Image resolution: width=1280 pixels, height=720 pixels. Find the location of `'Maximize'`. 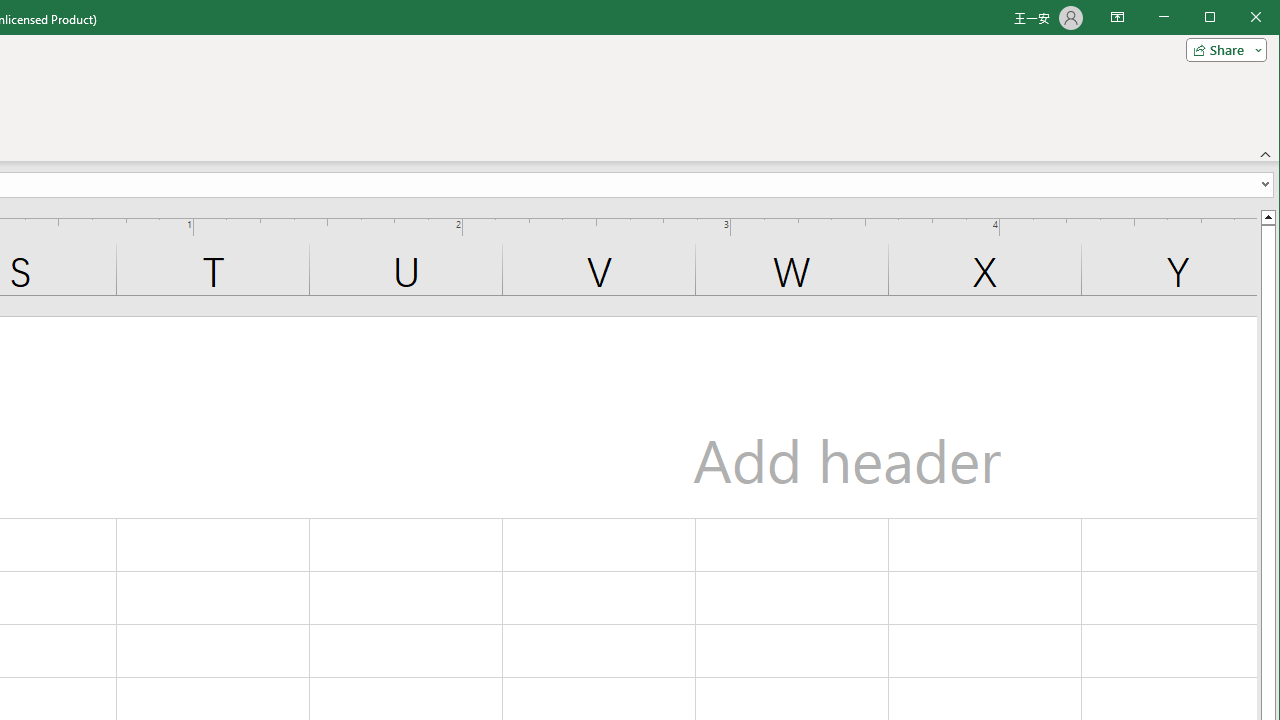

'Maximize' is located at coordinates (1238, 19).